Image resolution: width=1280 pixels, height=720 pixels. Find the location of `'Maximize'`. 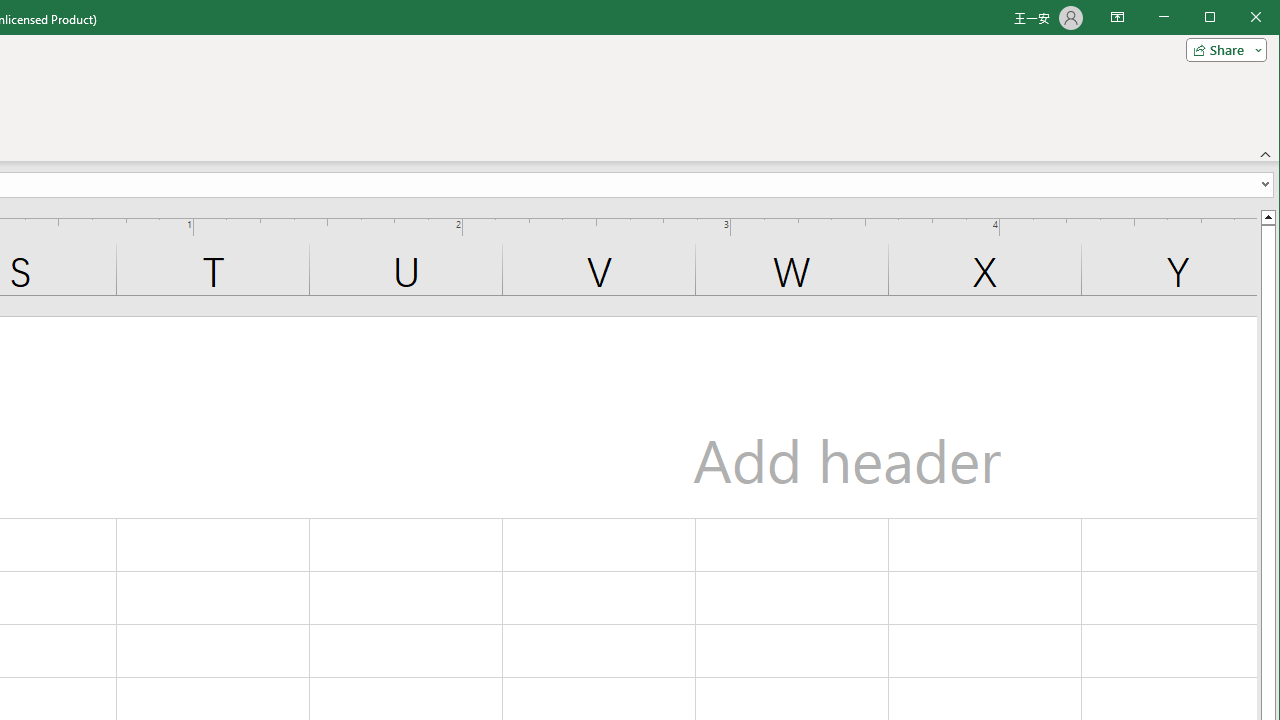

'Maximize' is located at coordinates (1238, 19).